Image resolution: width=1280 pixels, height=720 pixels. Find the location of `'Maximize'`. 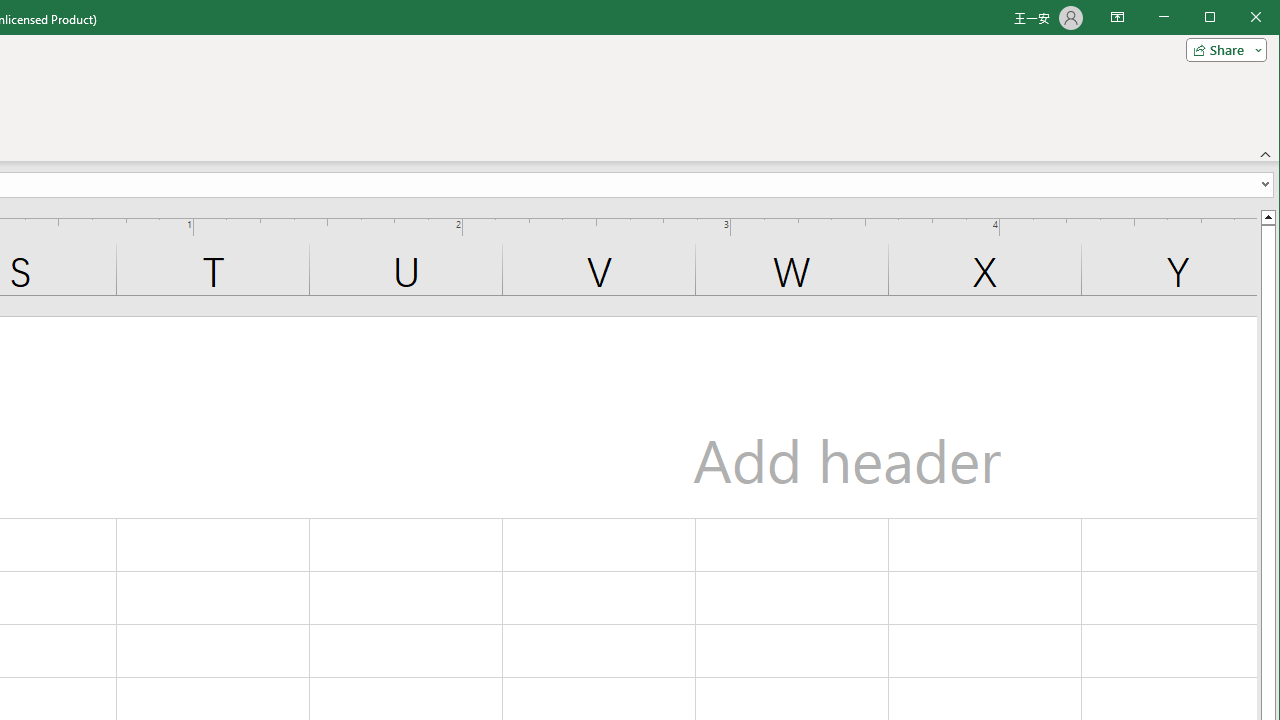

'Maximize' is located at coordinates (1238, 19).